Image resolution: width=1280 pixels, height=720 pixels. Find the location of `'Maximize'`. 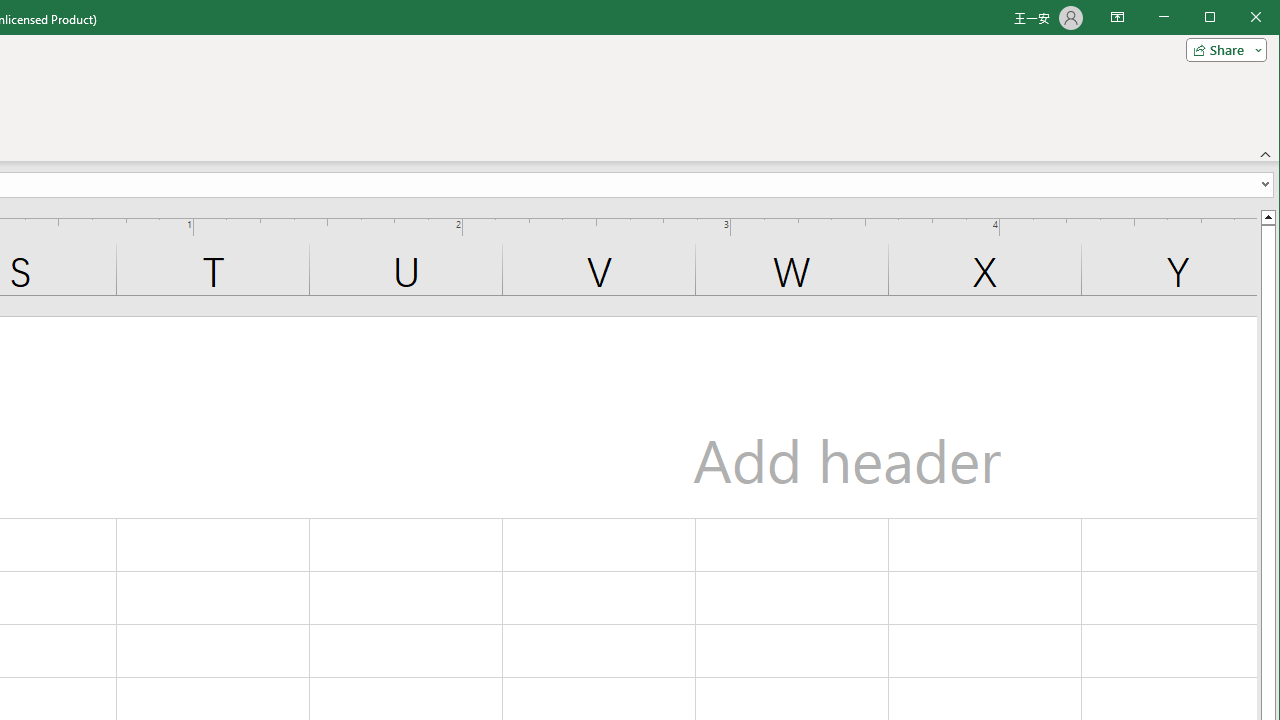

'Maximize' is located at coordinates (1238, 19).